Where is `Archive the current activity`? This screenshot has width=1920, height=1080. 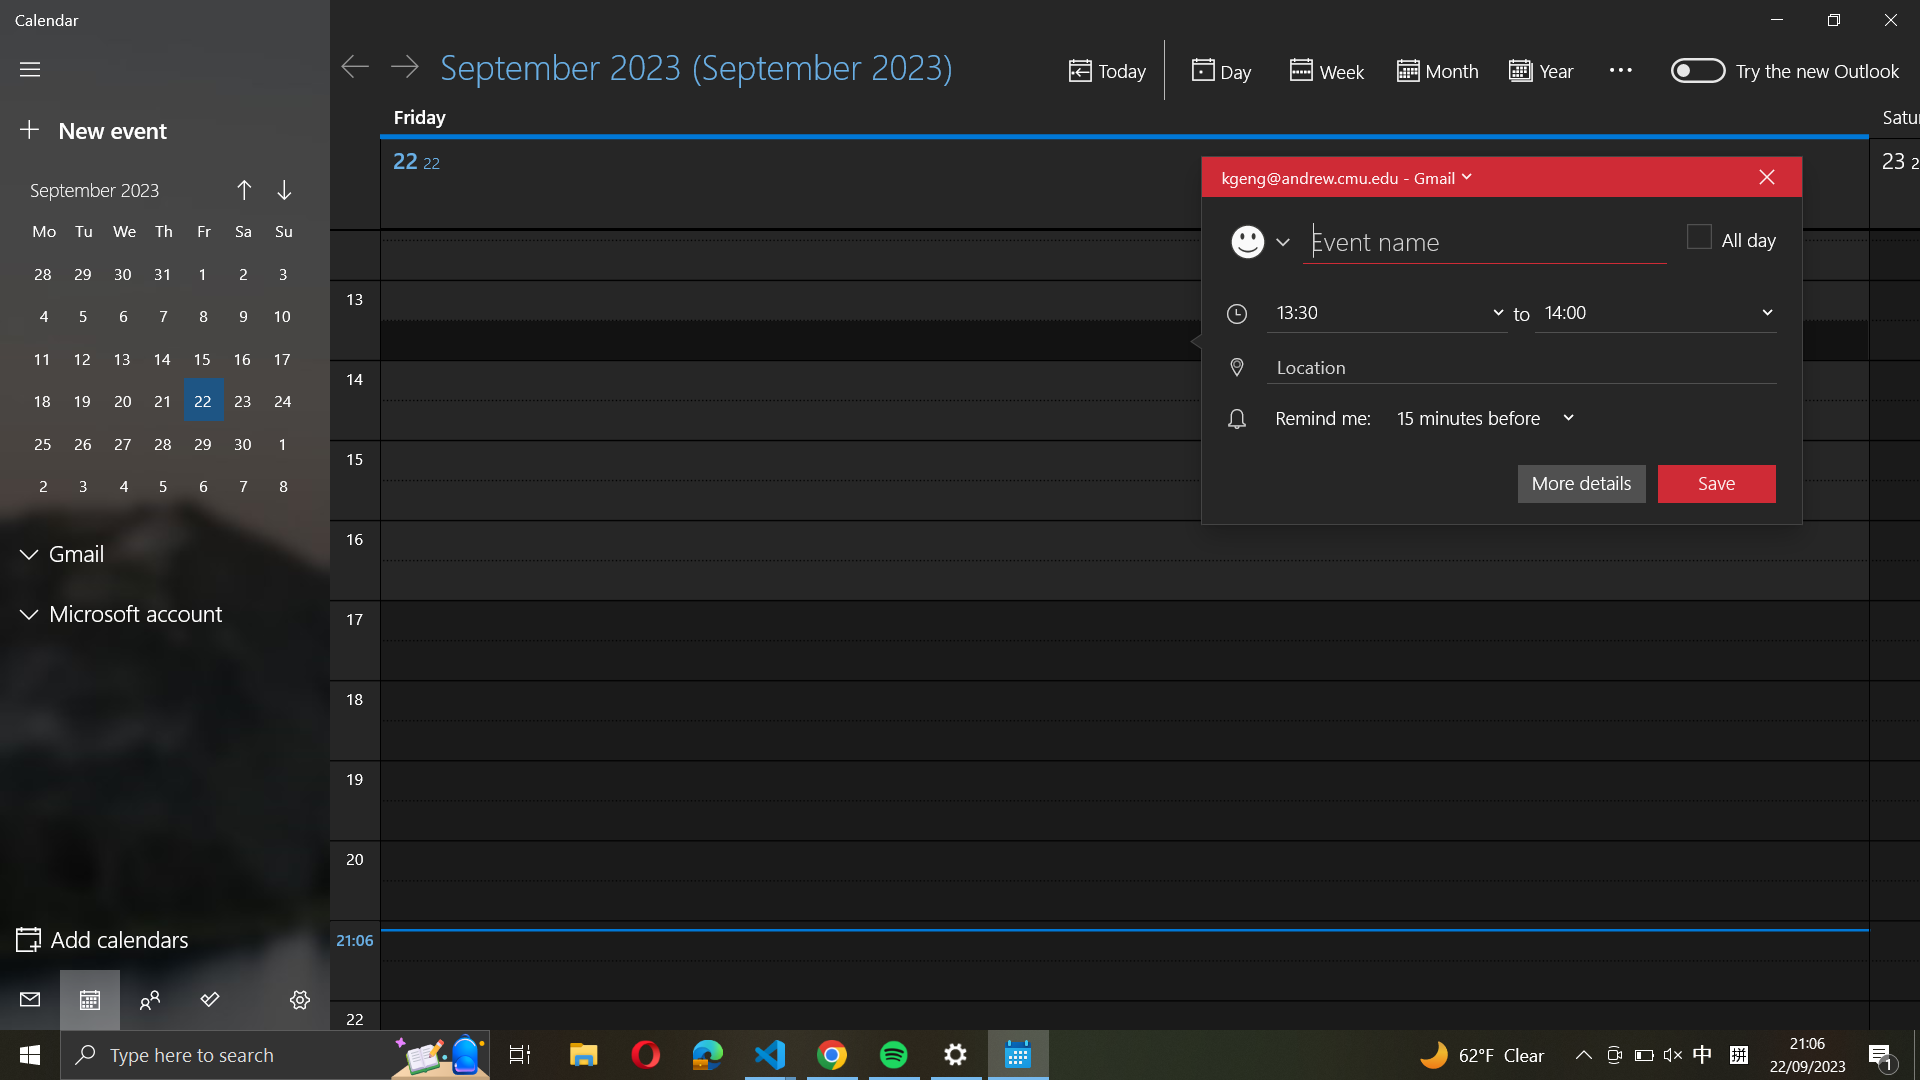
Archive the current activity is located at coordinates (1716, 482).